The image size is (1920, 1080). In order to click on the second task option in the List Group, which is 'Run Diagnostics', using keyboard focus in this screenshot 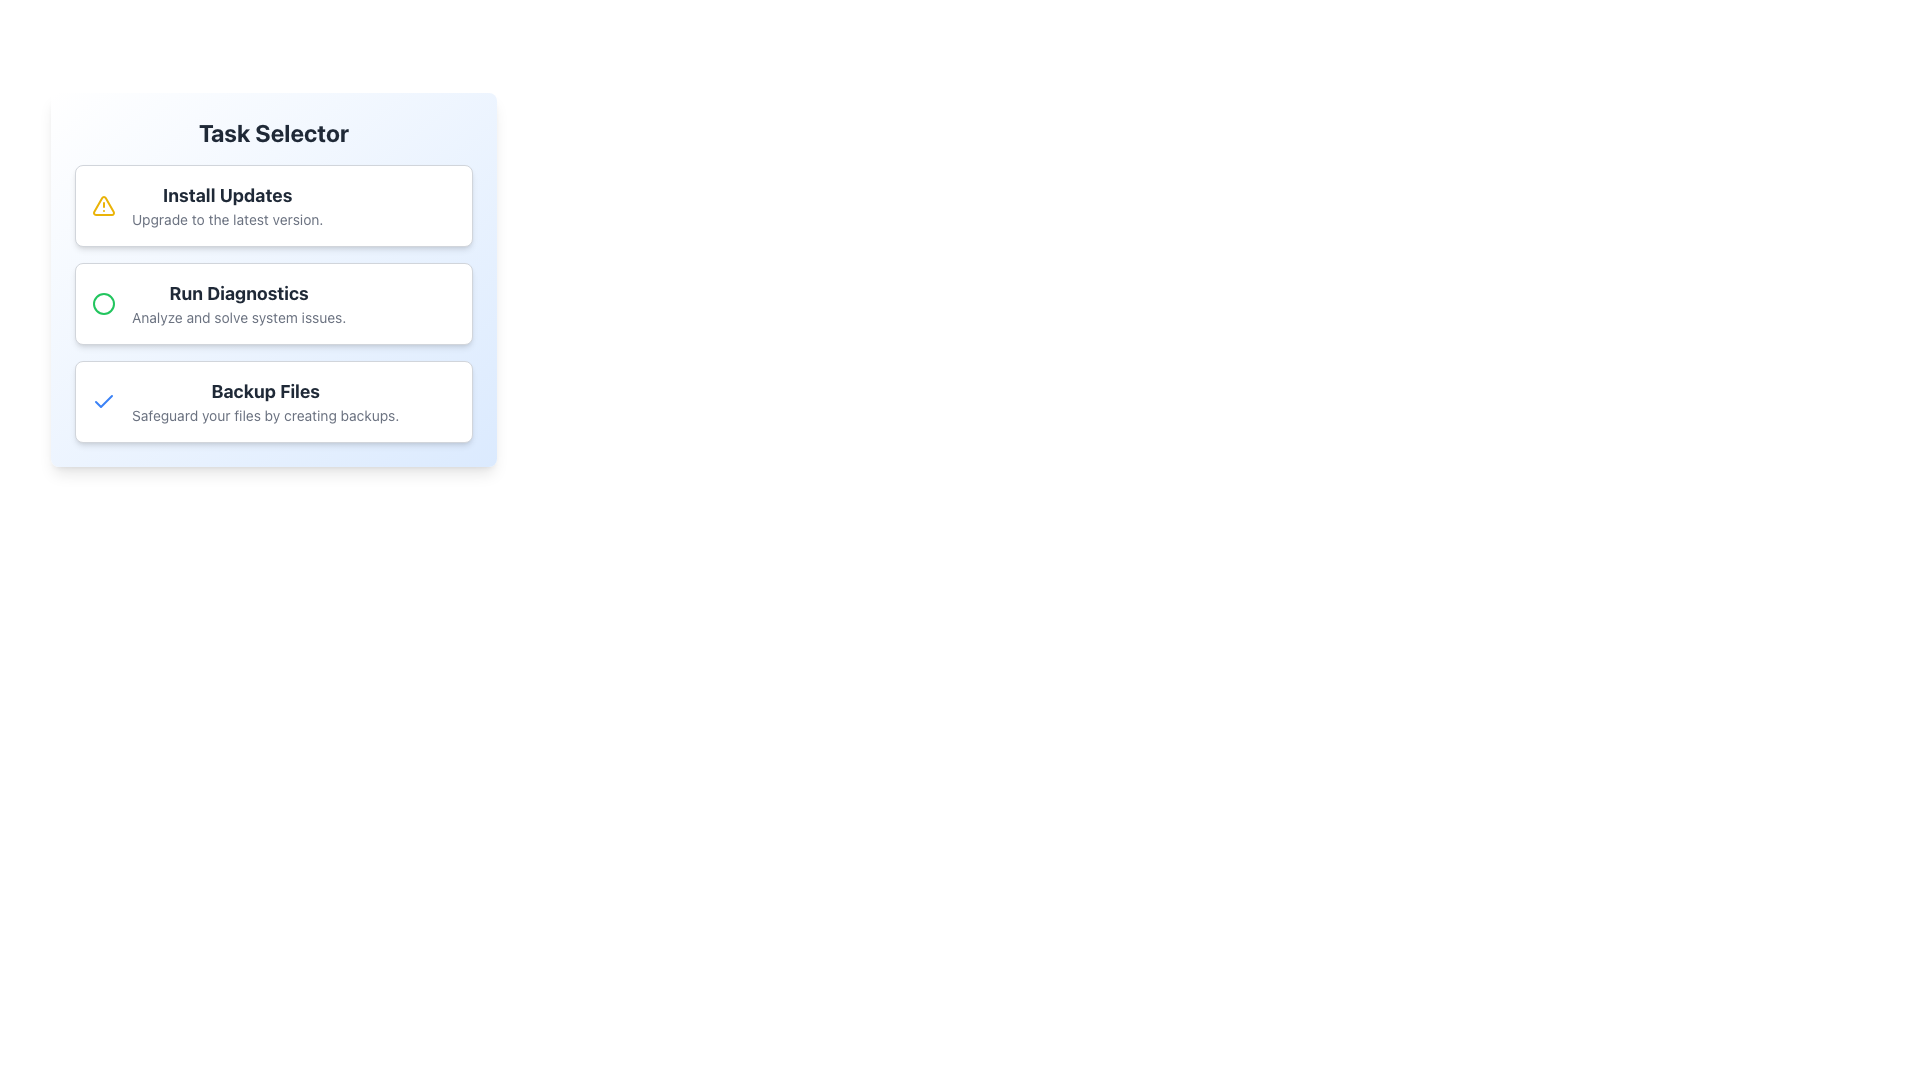, I will do `click(272, 304)`.